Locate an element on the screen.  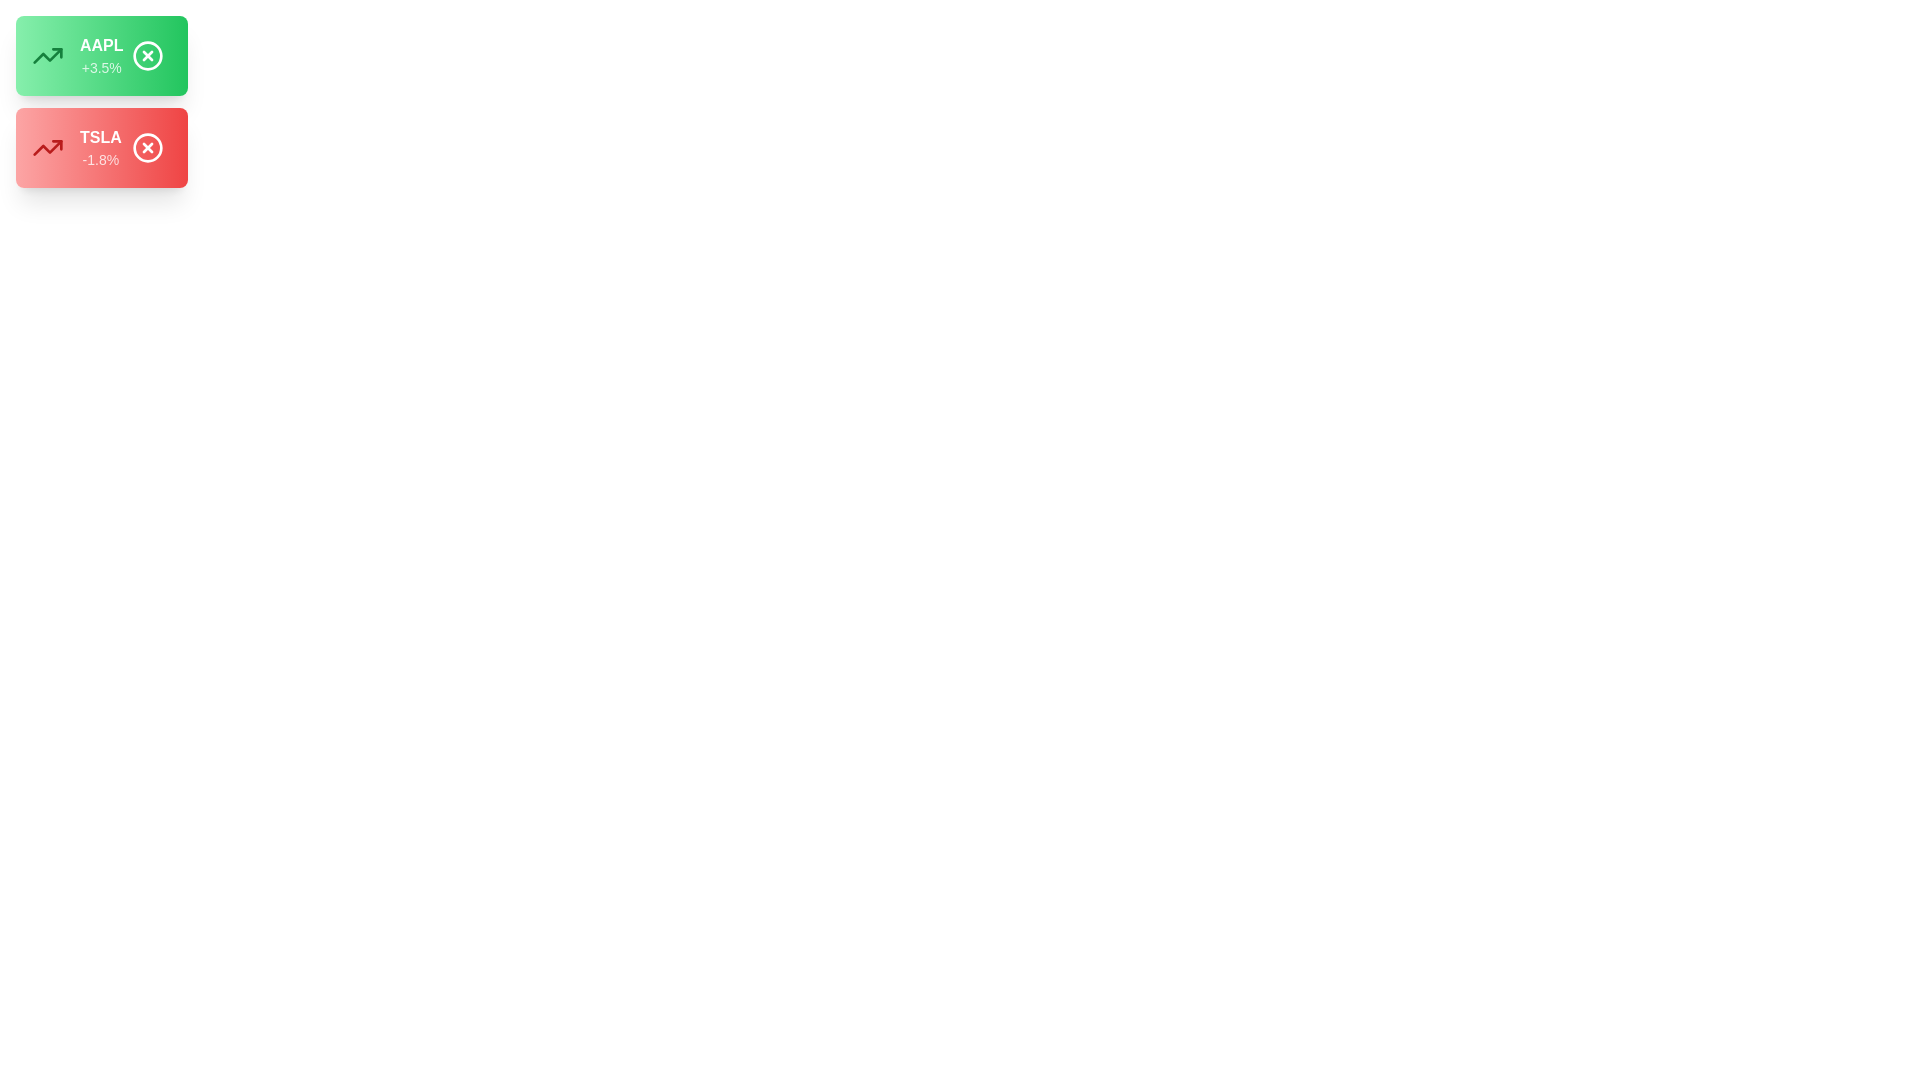
the close button of the alert corresponding to AAPL is located at coordinates (146, 55).